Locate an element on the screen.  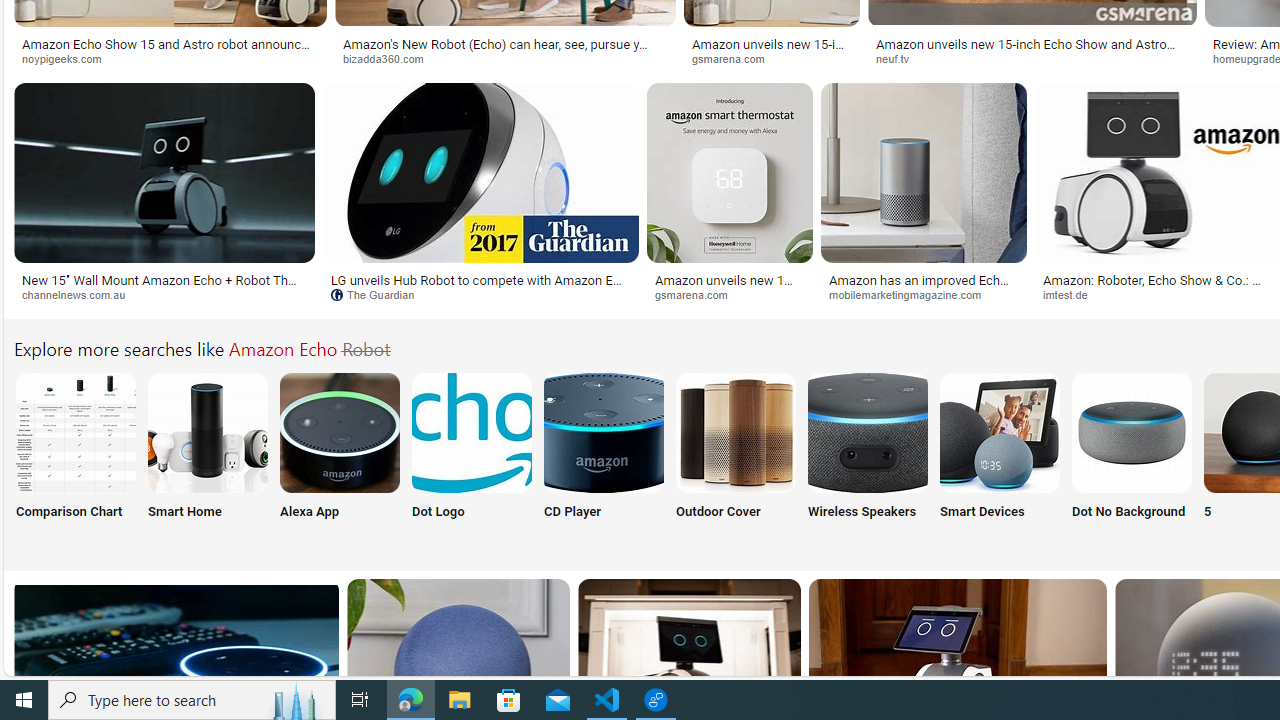
'CD Player' is located at coordinates (603, 457).